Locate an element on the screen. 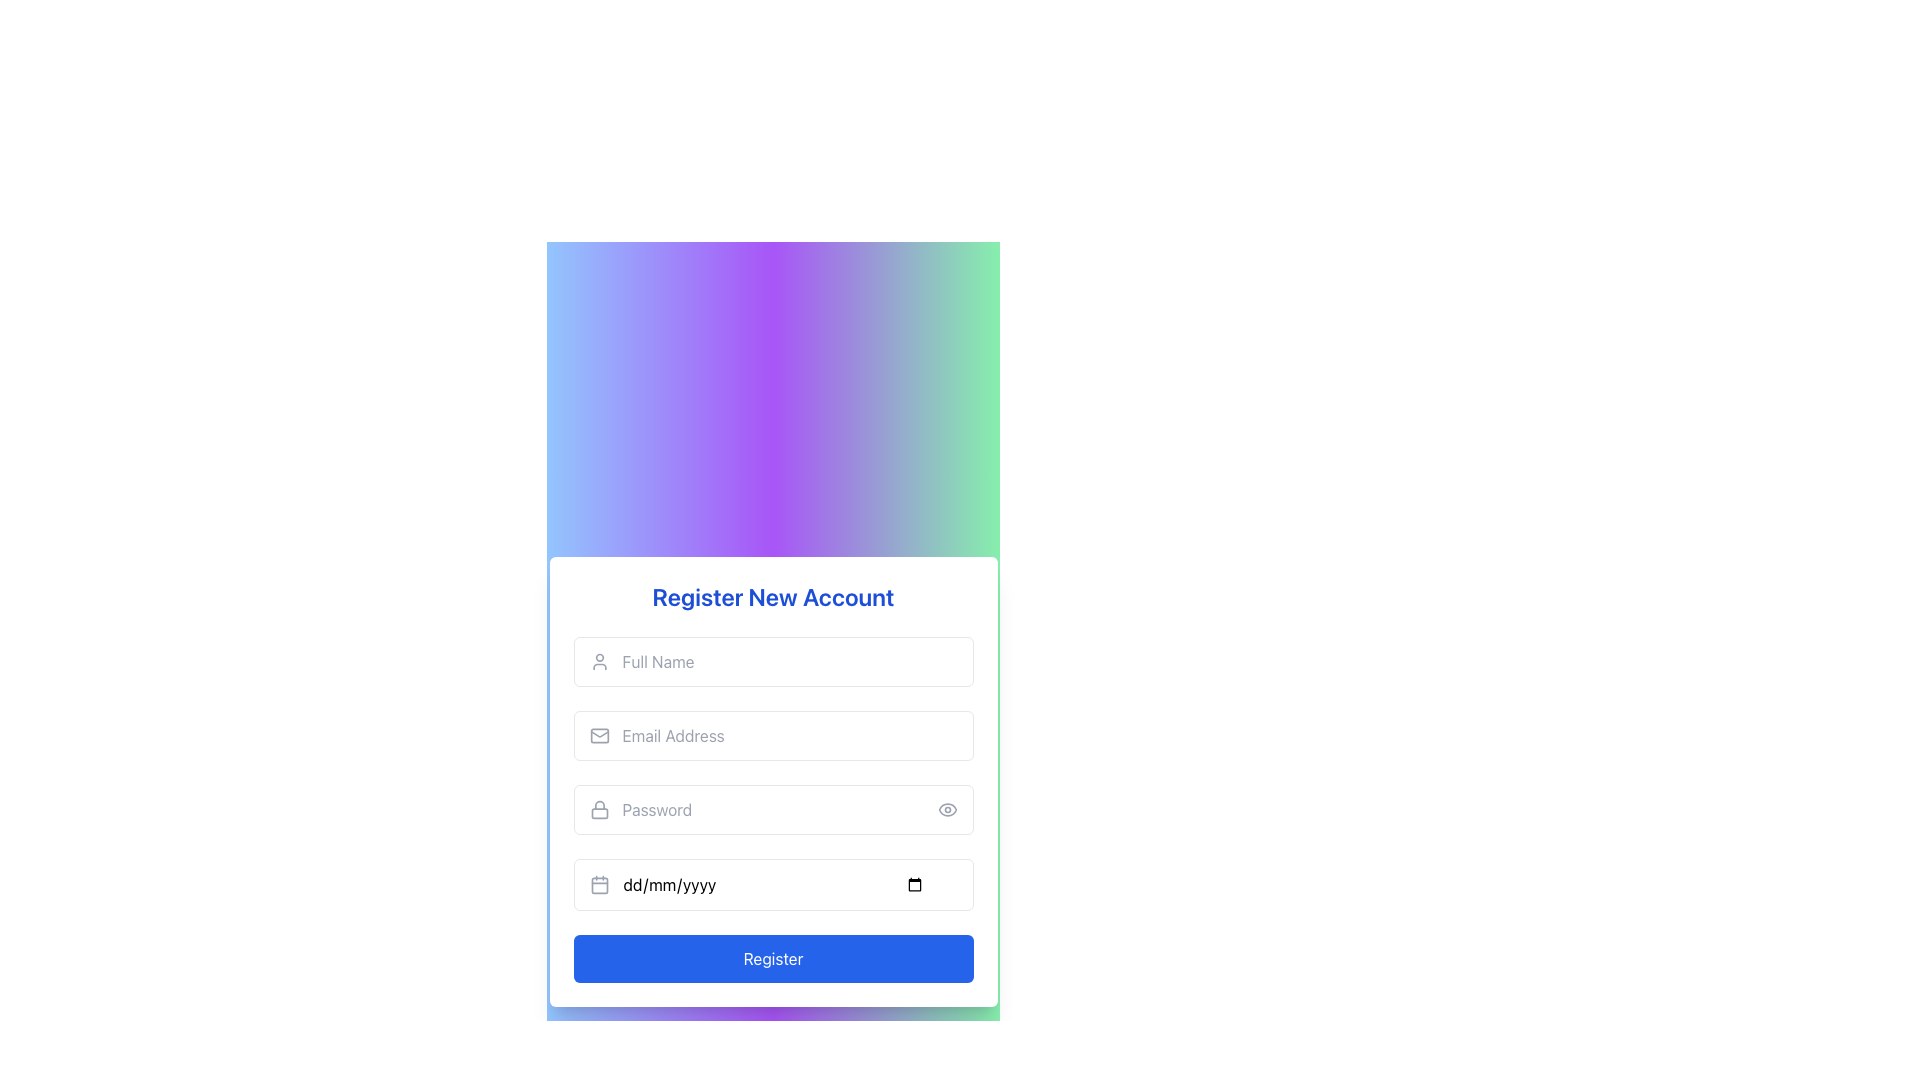 Image resolution: width=1920 pixels, height=1080 pixels. the calendar icon located is located at coordinates (598, 883).